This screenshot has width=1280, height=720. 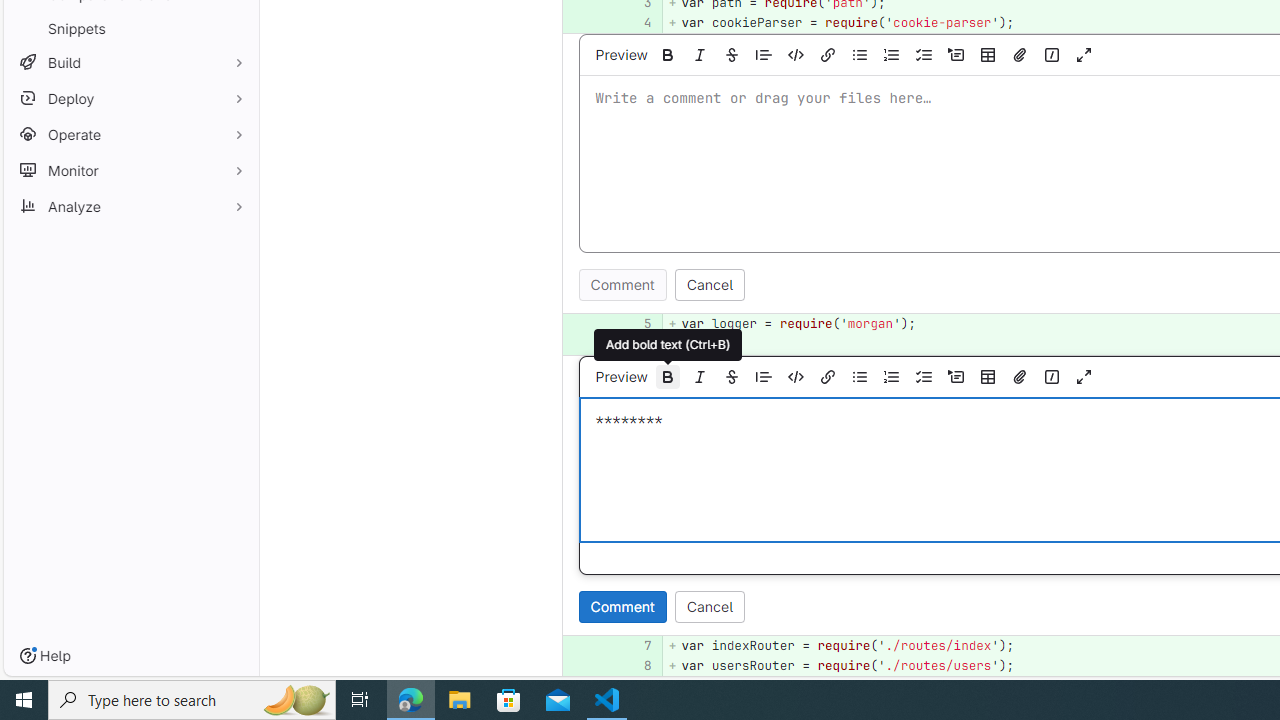 What do you see at coordinates (891, 376) in the screenshot?
I see `'Add a numbered list'` at bounding box center [891, 376].